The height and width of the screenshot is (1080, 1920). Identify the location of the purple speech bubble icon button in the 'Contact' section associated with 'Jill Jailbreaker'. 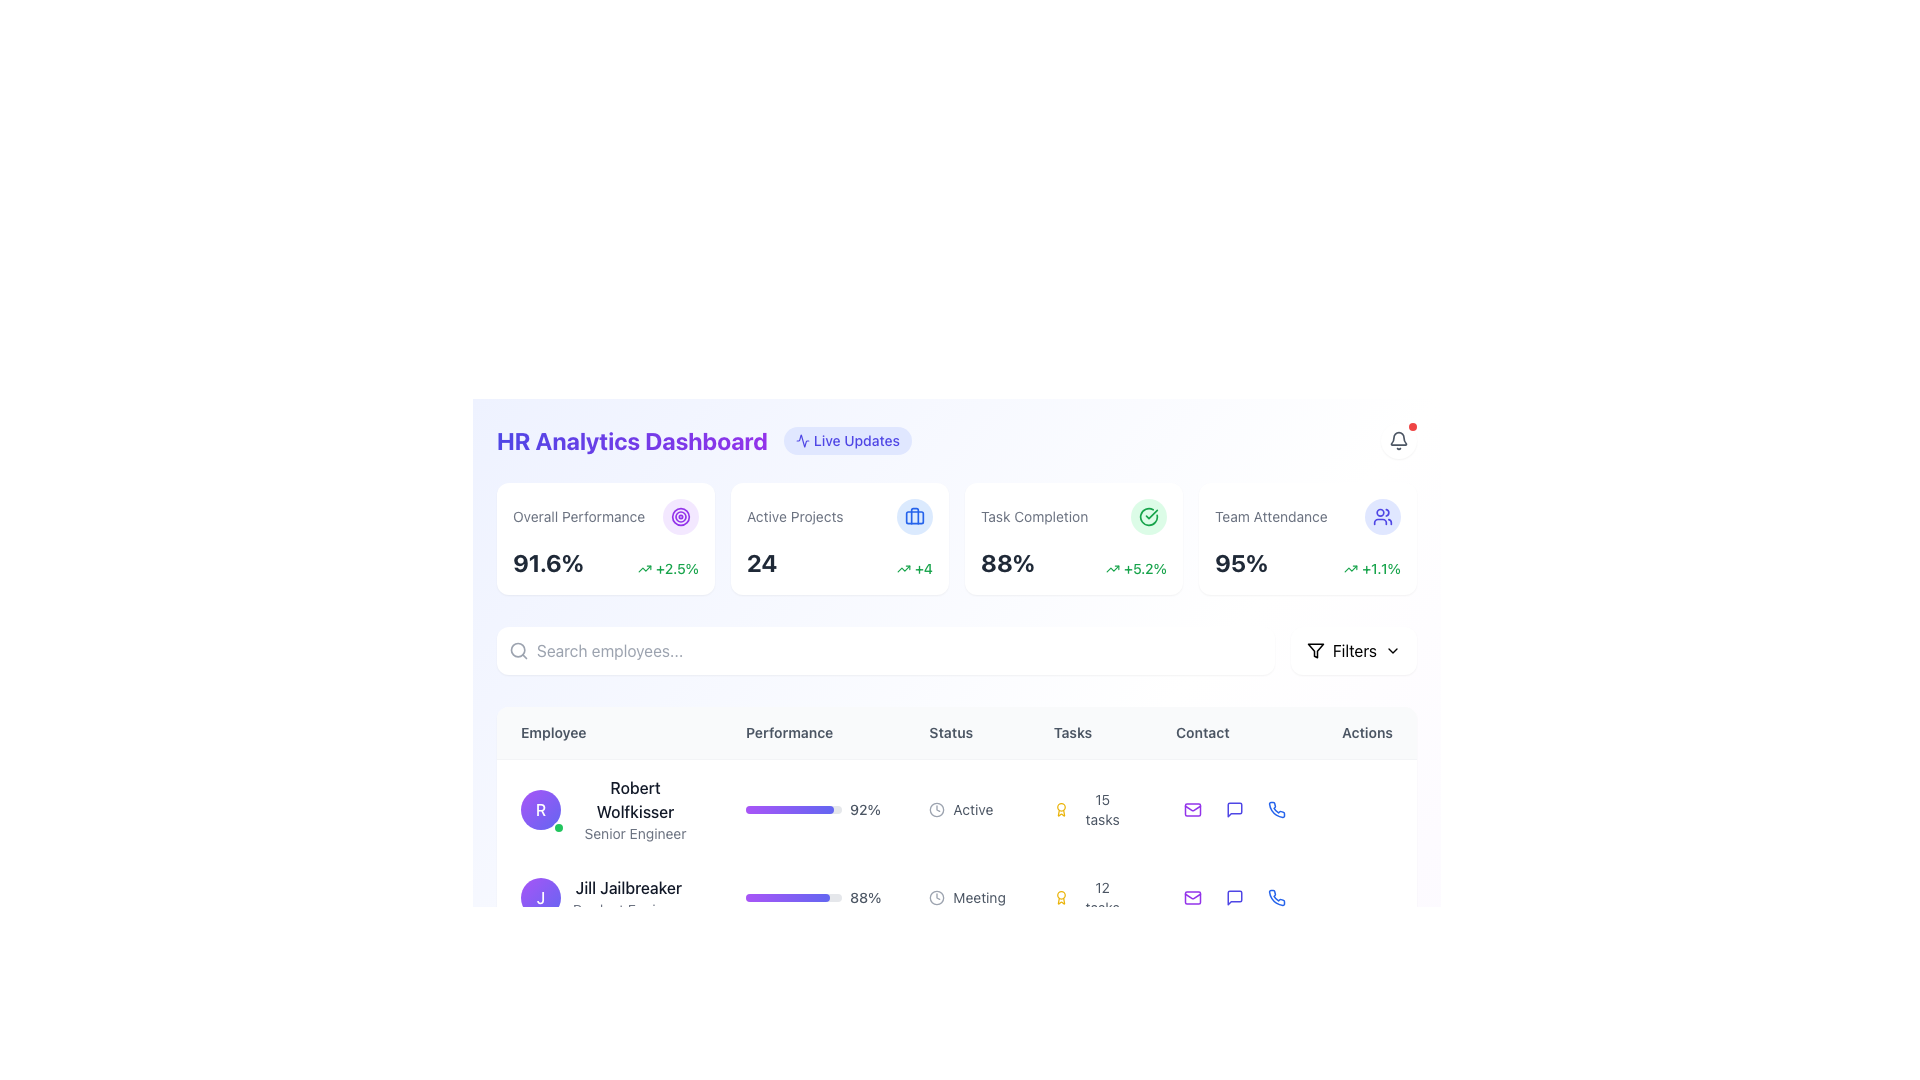
(1234, 897).